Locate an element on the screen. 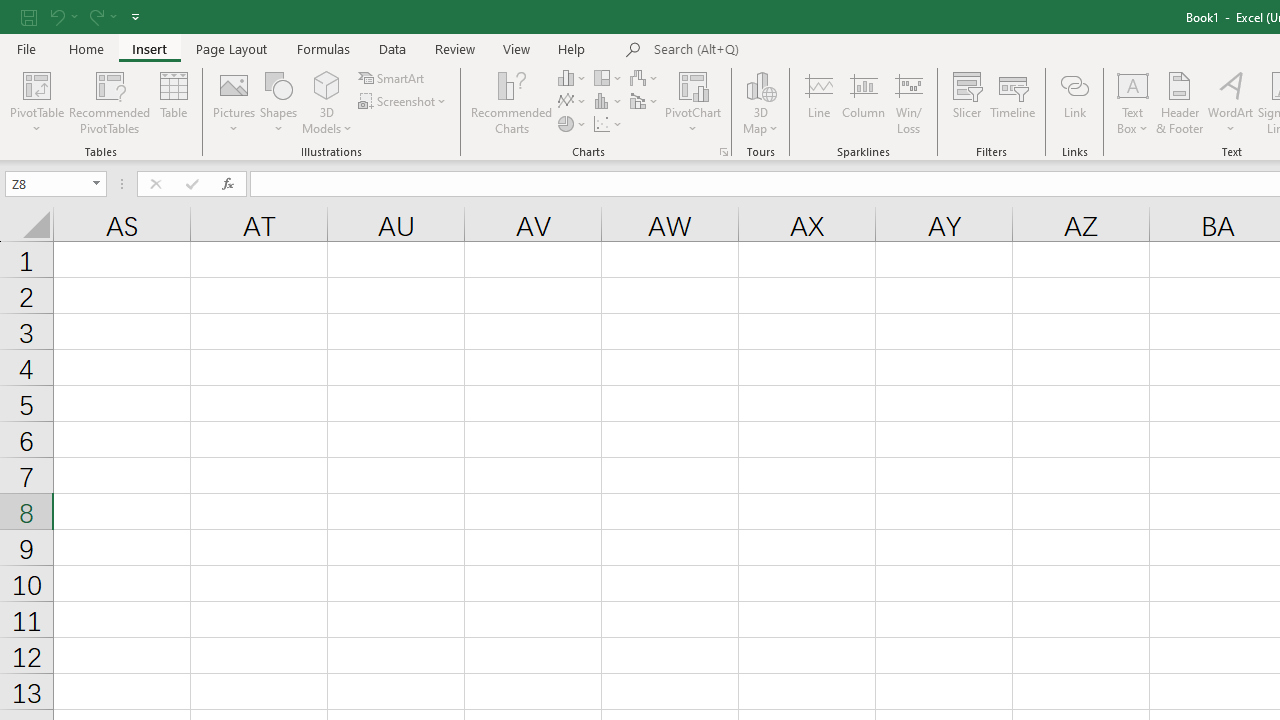  'Insert Hierarchy Chart' is located at coordinates (608, 77).